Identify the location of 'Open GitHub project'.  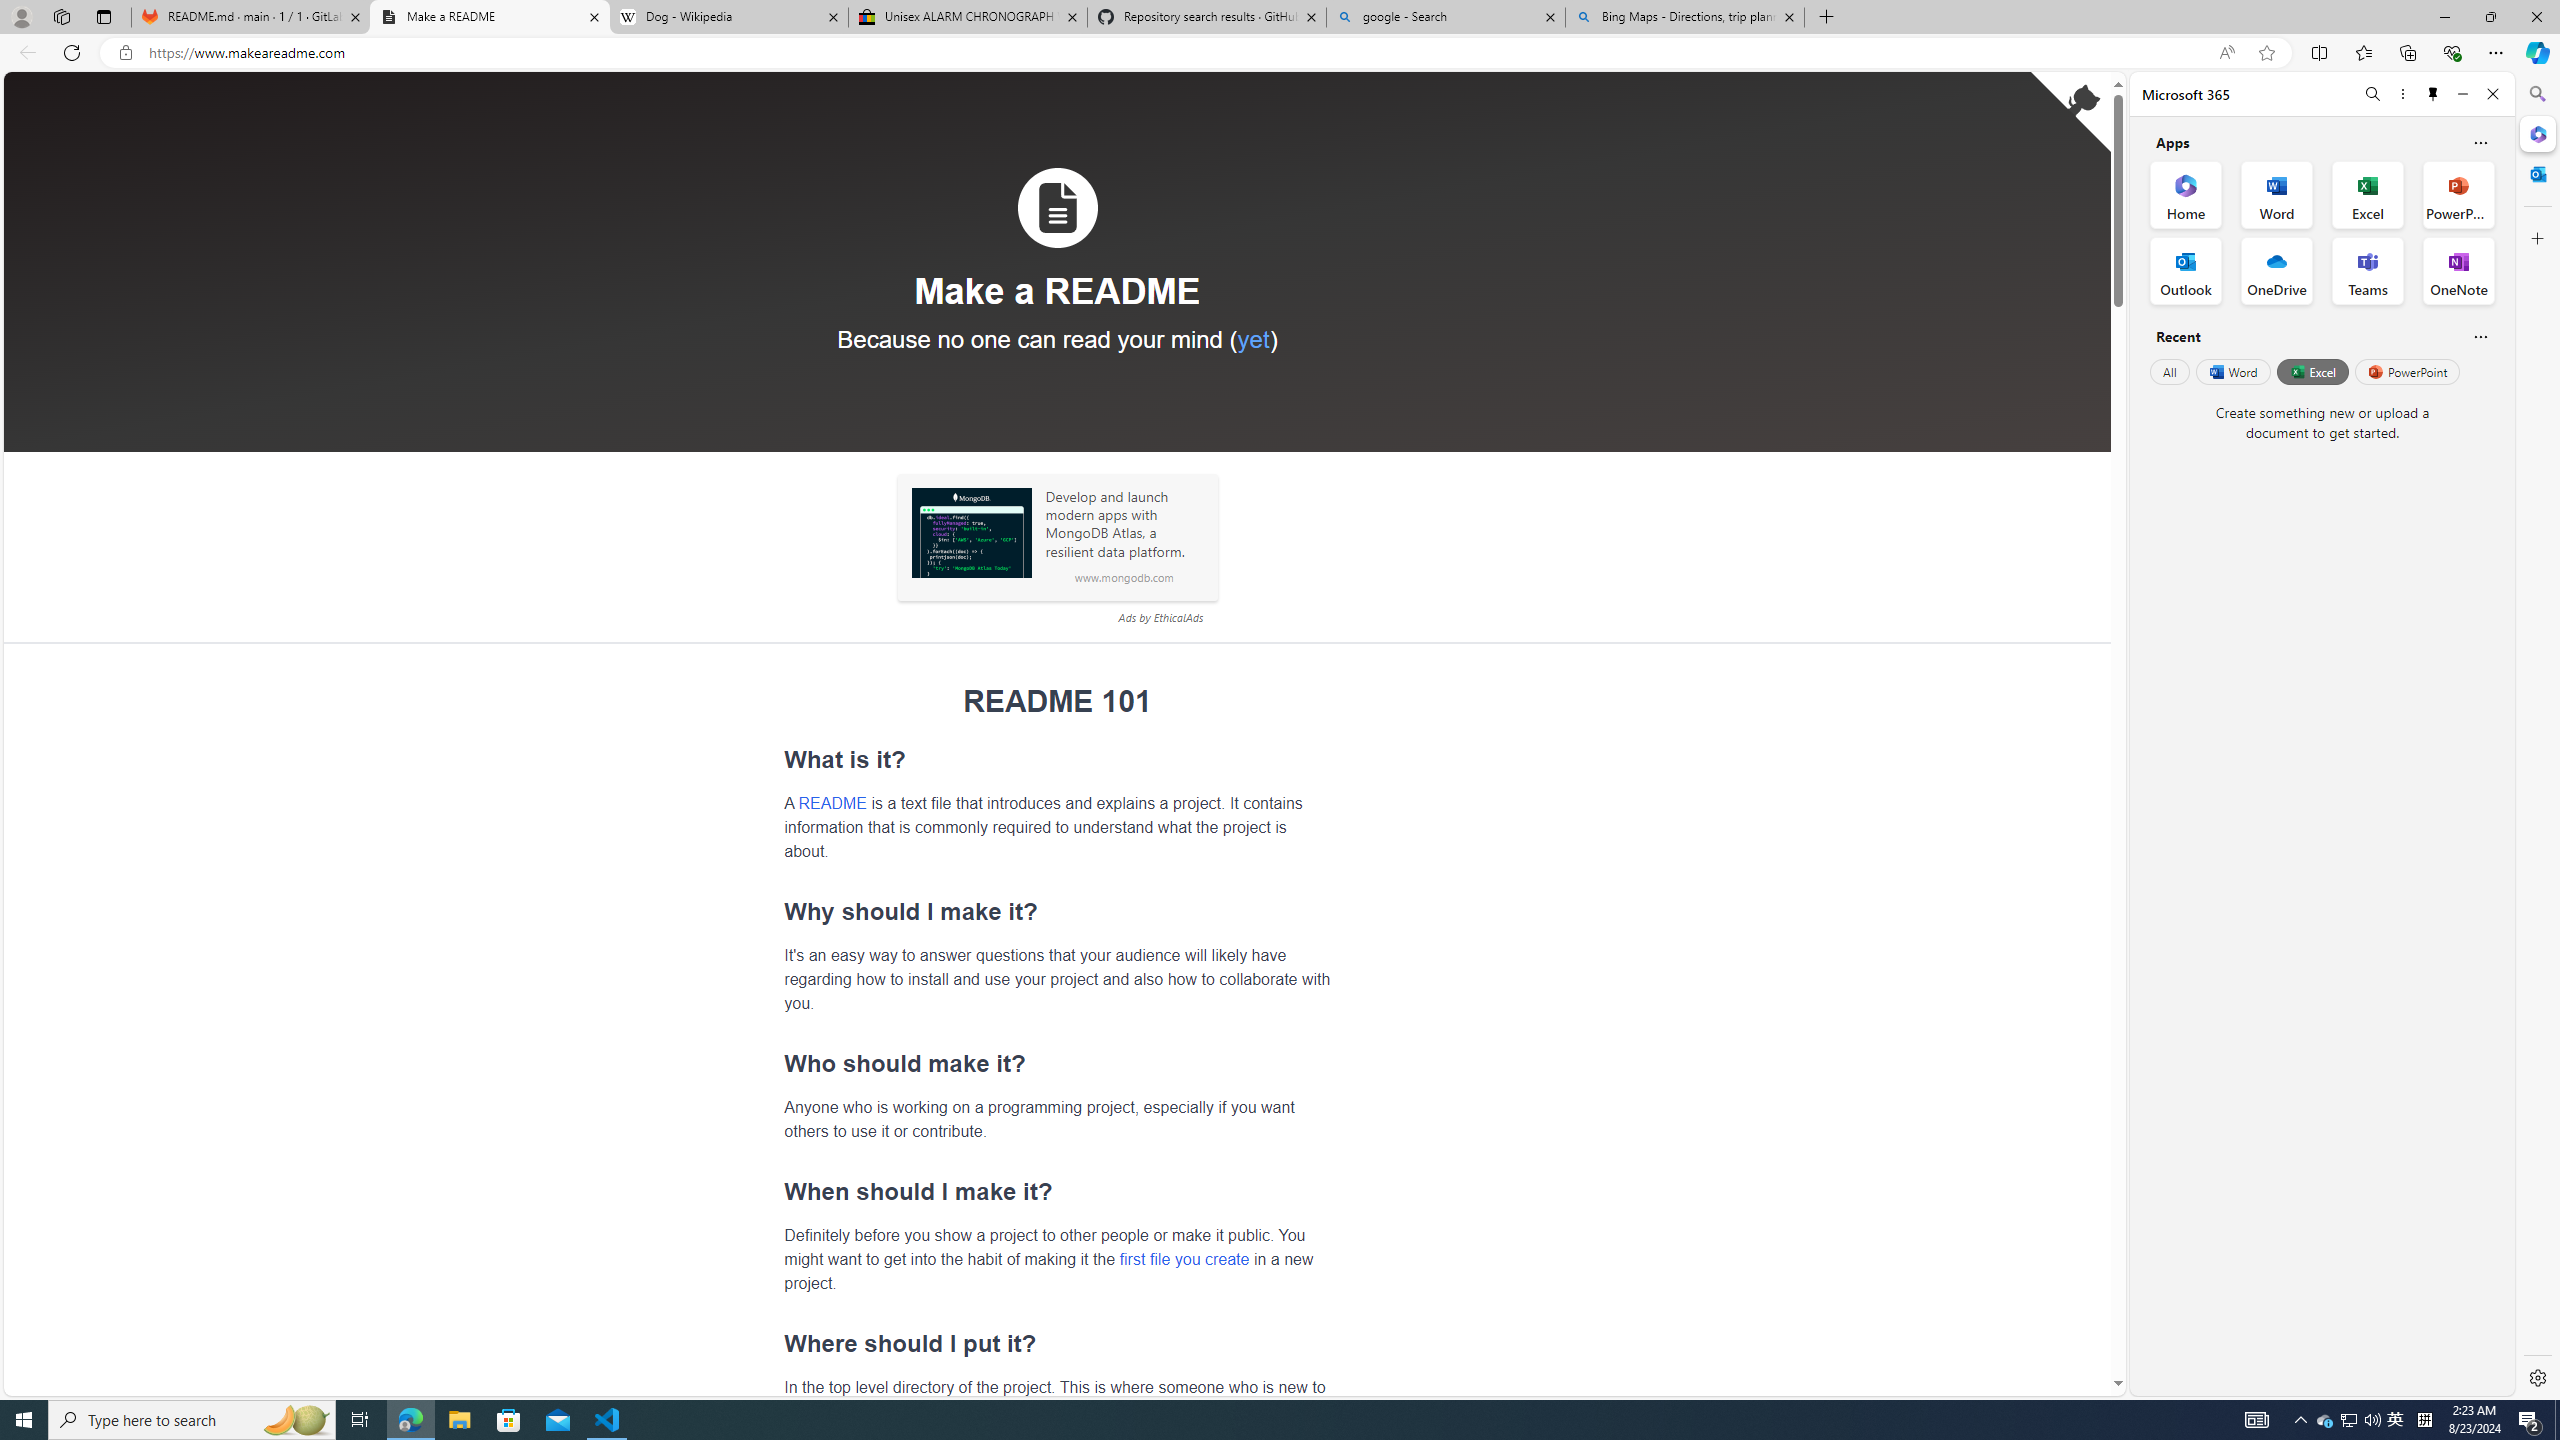
(2070, 111).